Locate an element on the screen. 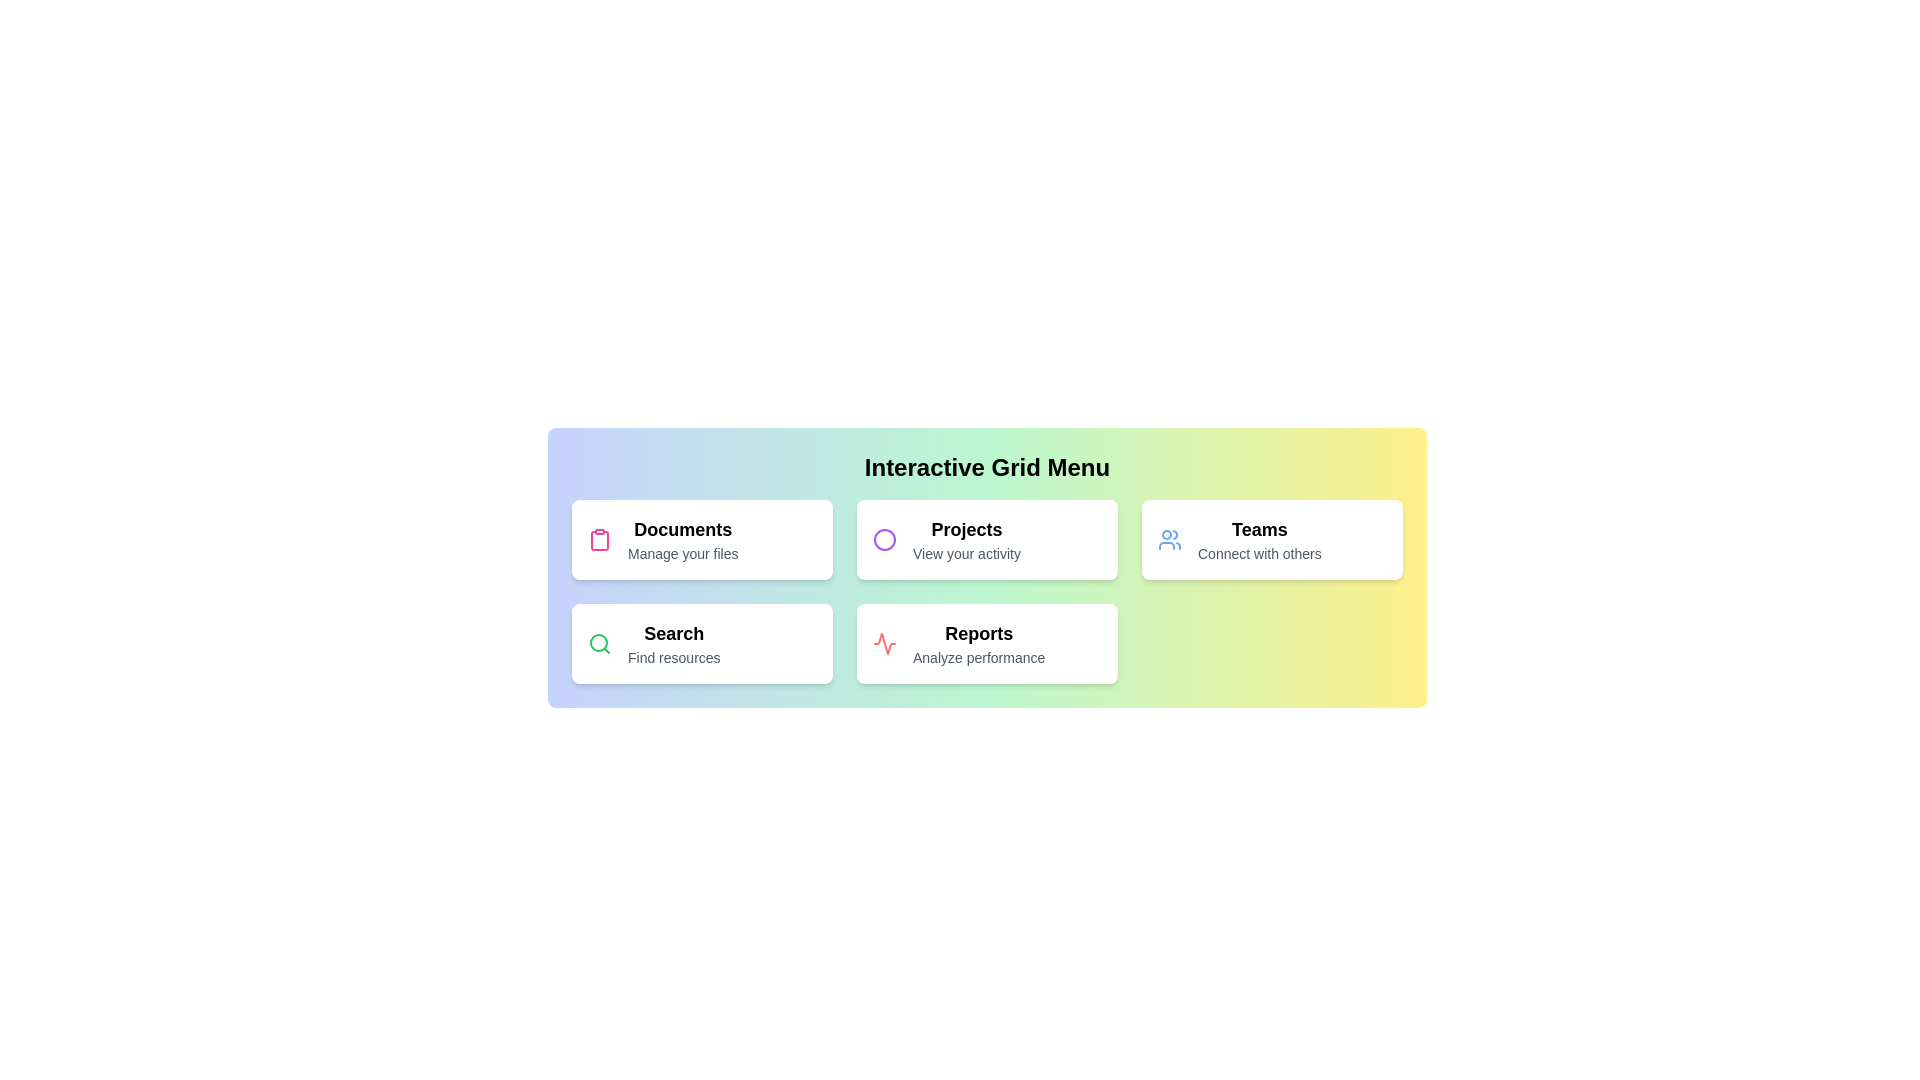  the icon associated with Teams to inspect it is located at coordinates (1170, 540).